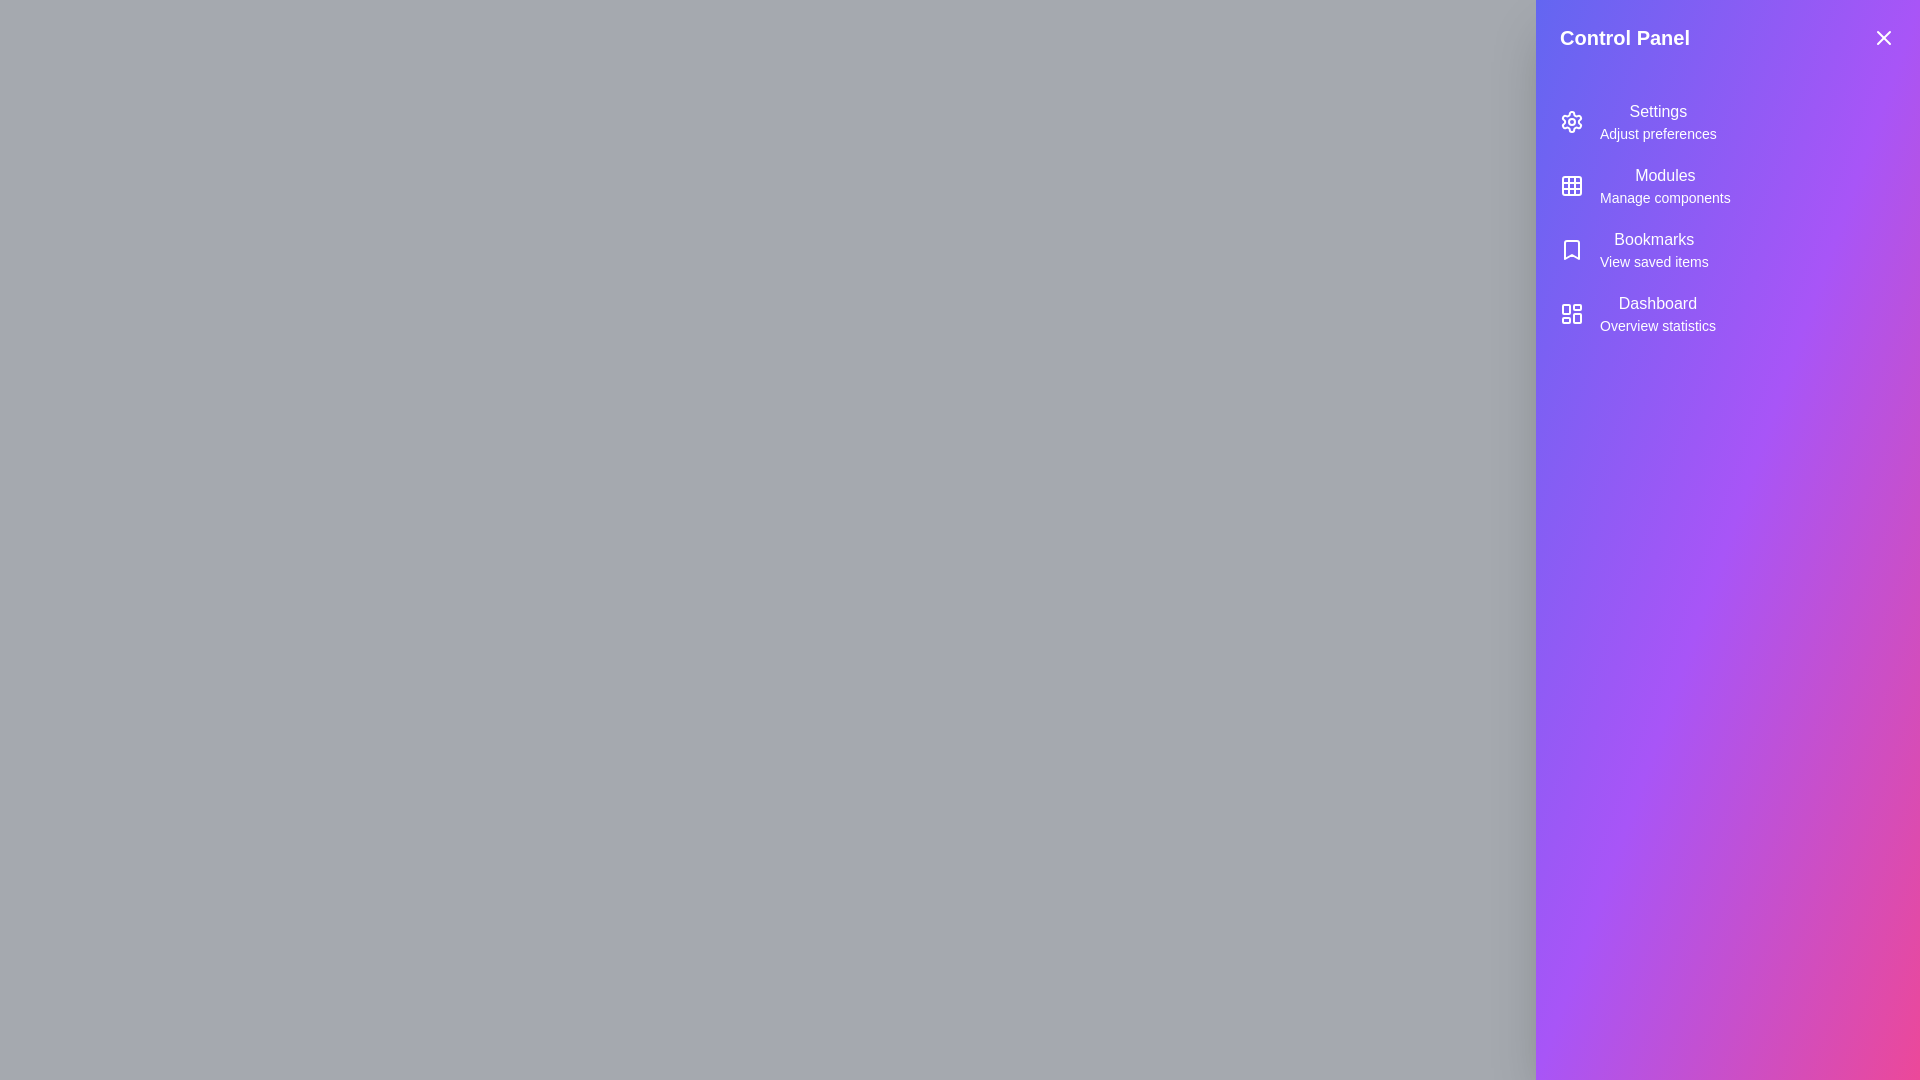 The height and width of the screenshot is (1080, 1920). I want to click on the text label reading 'Overview statistics', which is positioned directly beneath the 'Dashboard' label in the sidebar panel, so click(1657, 325).